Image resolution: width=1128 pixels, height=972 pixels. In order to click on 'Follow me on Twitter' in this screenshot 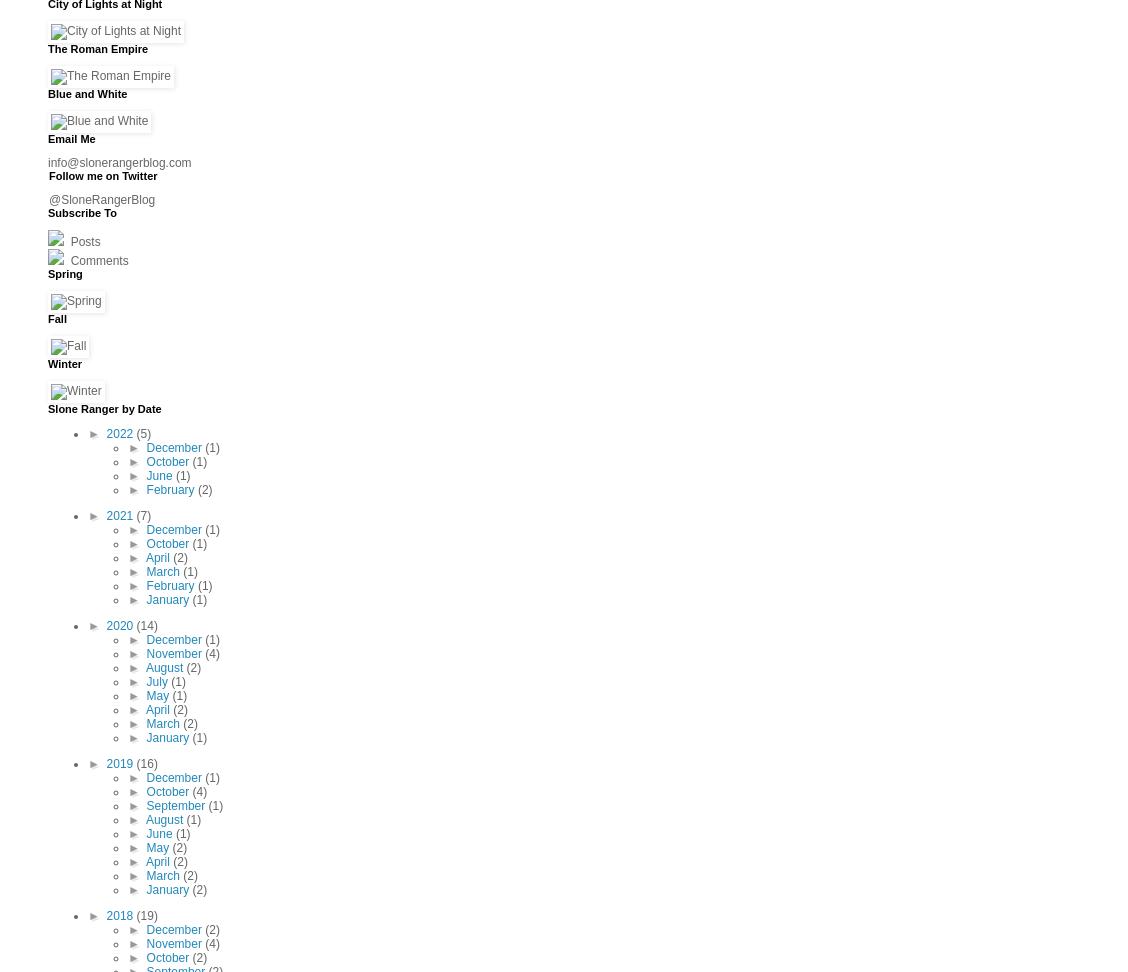, I will do `click(47, 174)`.